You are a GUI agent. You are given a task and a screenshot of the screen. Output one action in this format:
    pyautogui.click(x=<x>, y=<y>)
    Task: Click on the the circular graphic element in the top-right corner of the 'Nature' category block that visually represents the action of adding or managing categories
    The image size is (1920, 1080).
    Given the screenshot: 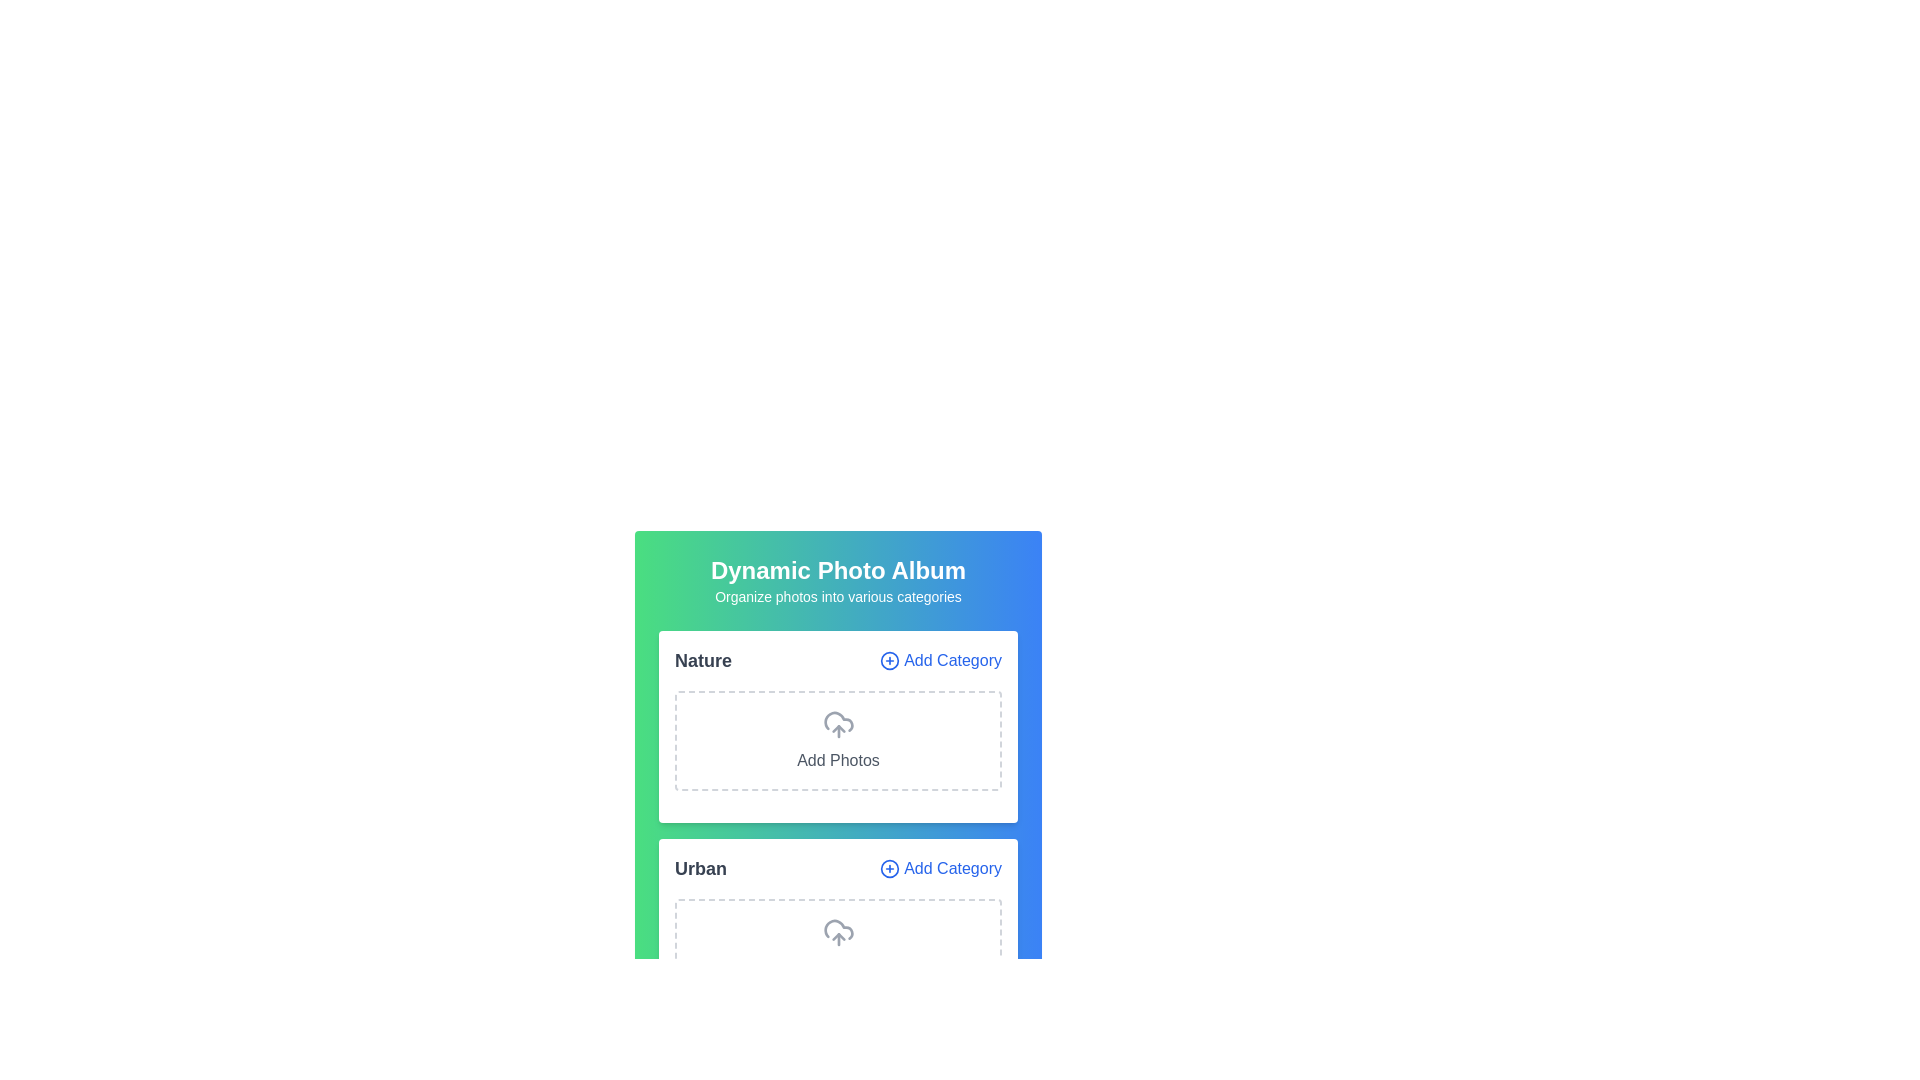 What is the action you would take?
    pyautogui.click(x=889, y=660)
    